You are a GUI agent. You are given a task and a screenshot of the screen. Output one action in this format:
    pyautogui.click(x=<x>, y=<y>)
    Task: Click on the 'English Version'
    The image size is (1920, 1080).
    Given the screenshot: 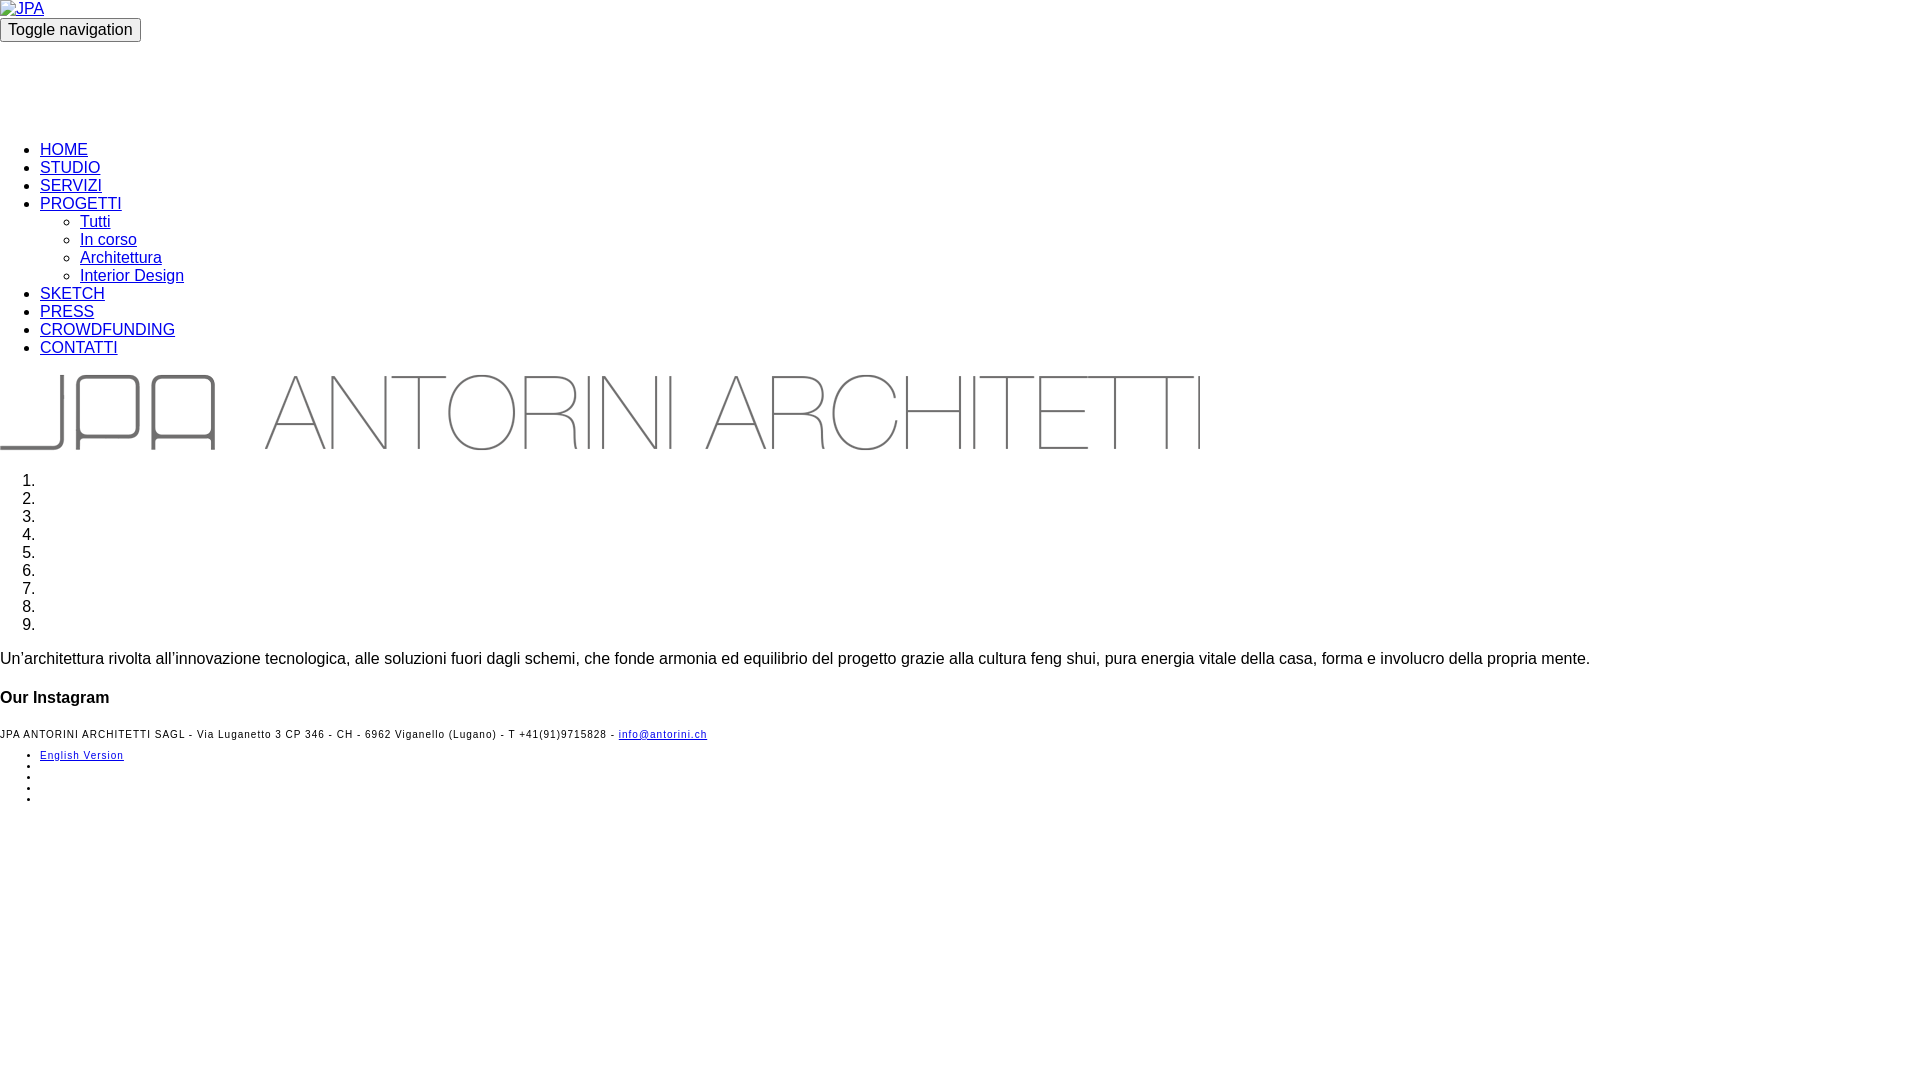 What is the action you would take?
    pyautogui.click(x=80, y=755)
    